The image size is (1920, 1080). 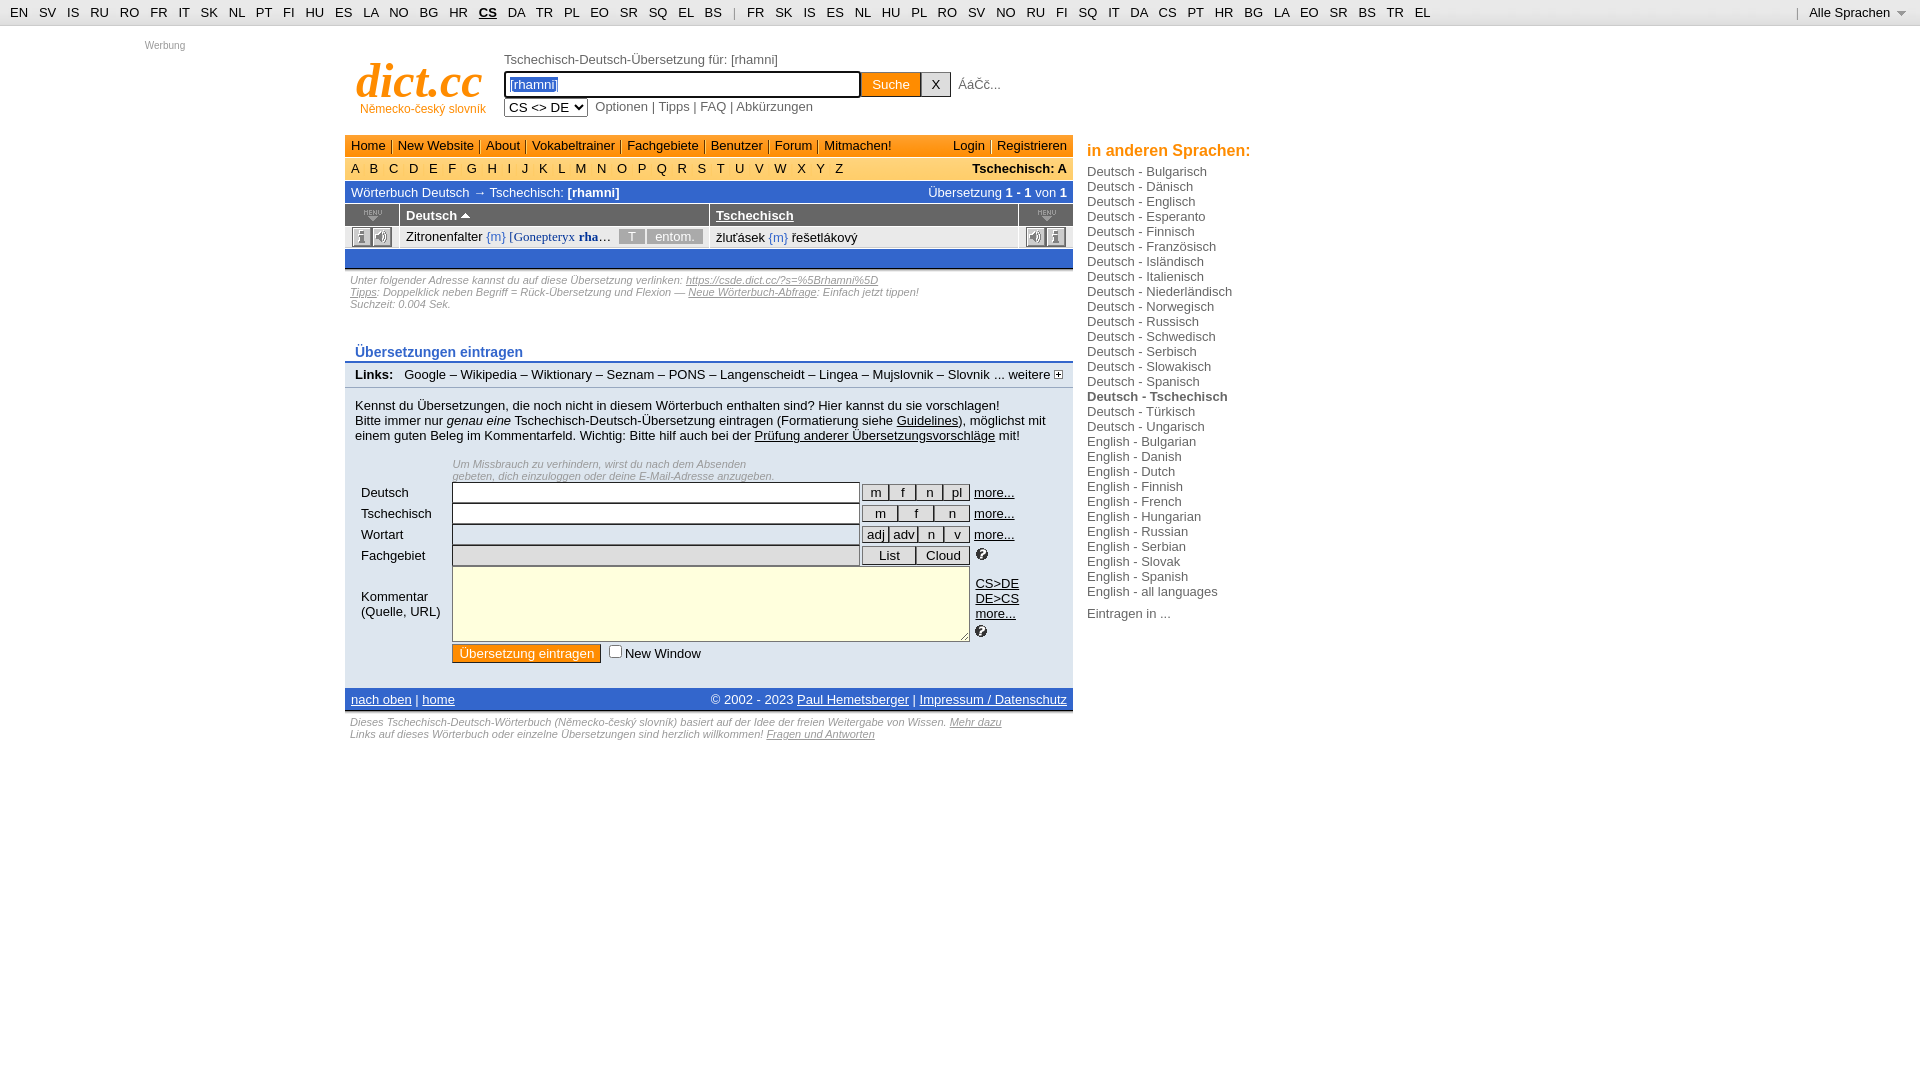 I want to click on 'f', so click(x=901, y=492).